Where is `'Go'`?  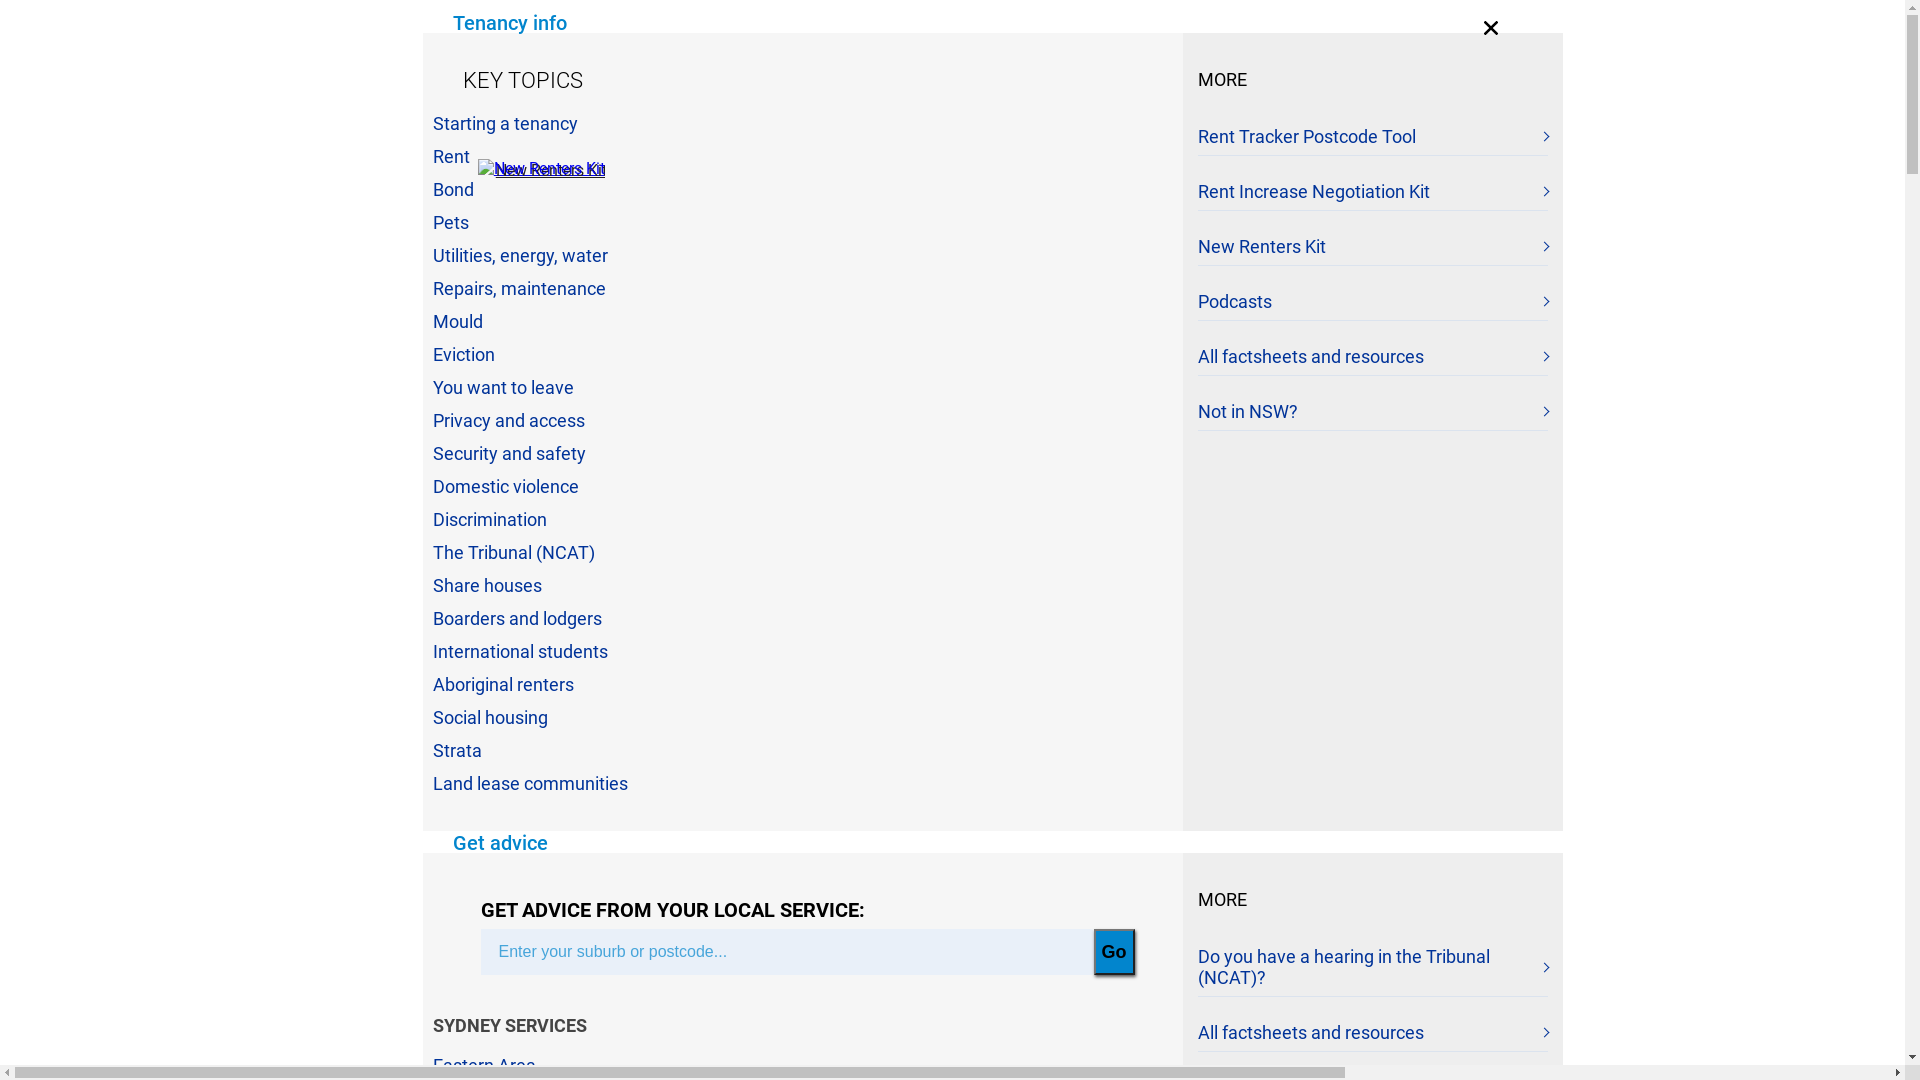 'Go' is located at coordinates (1113, 951).